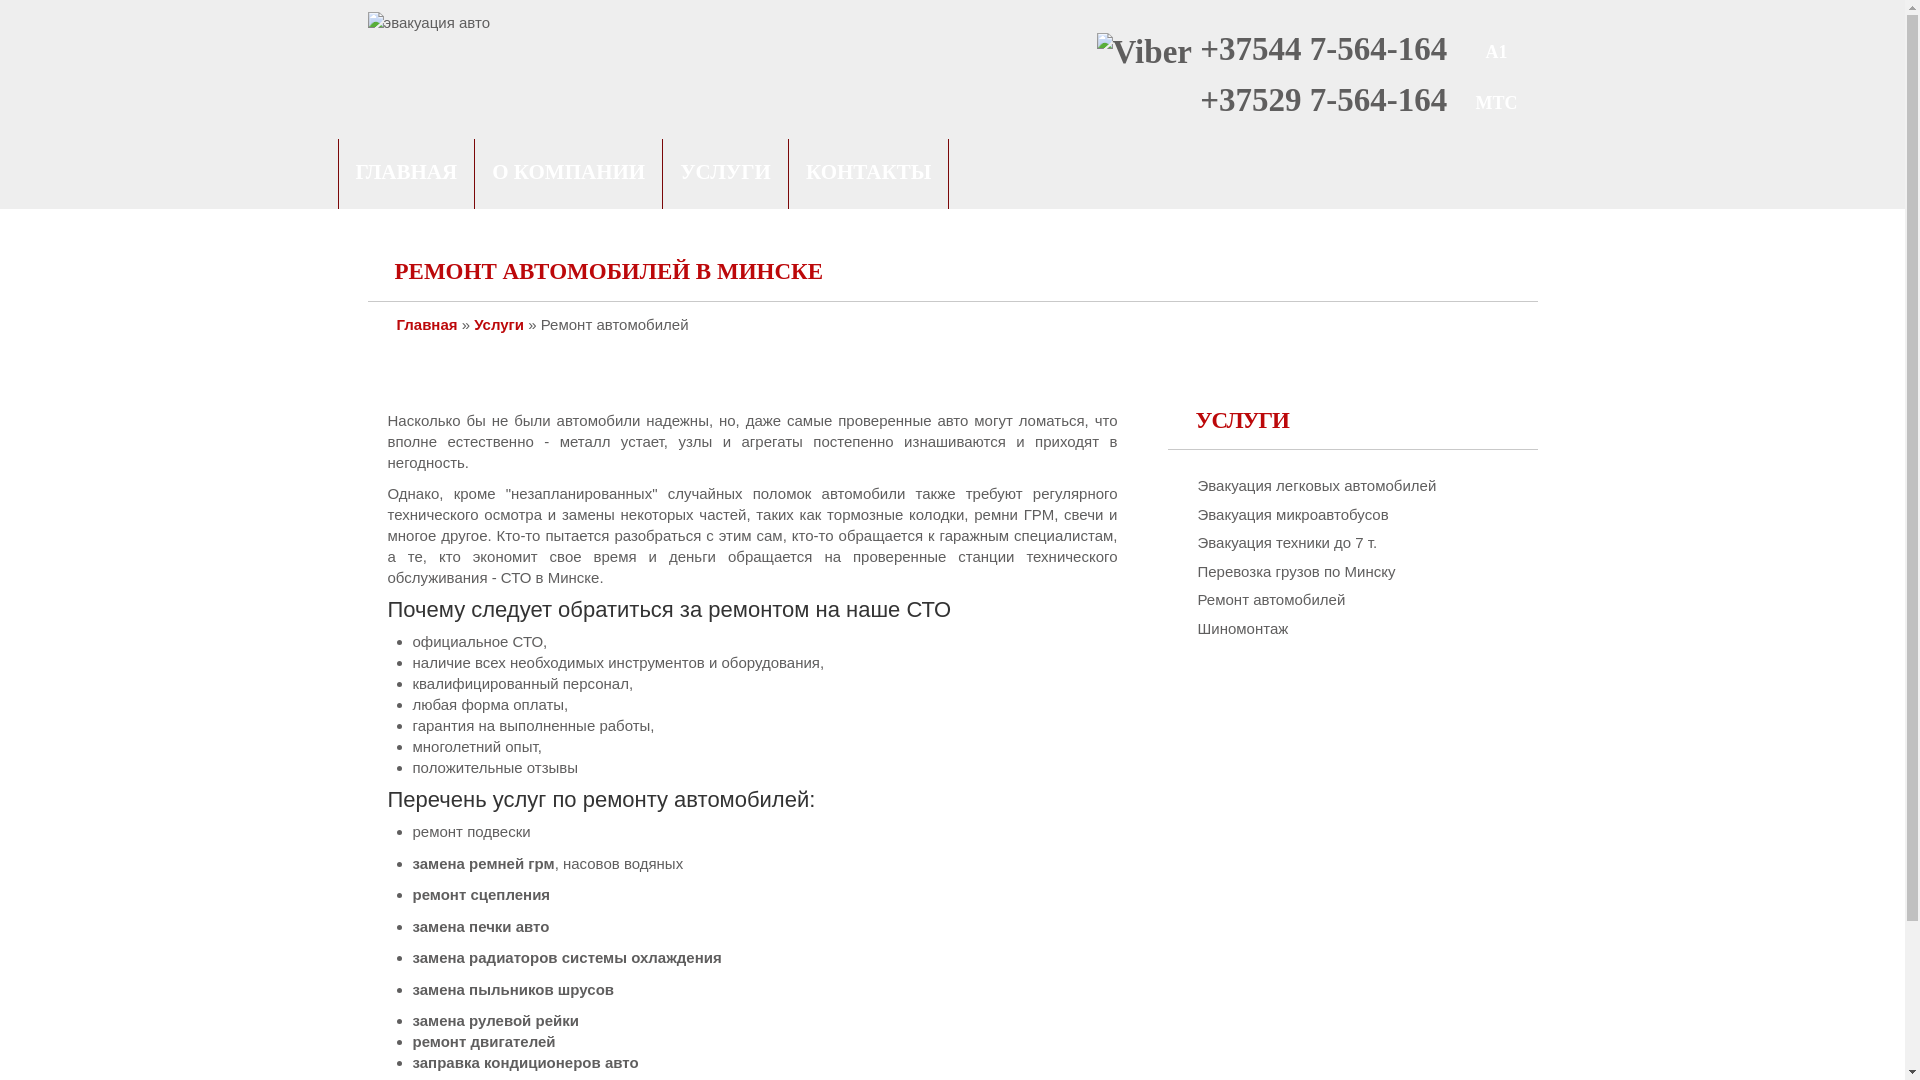 This screenshot has height=1080, width=1920. What do you see at coordinates (1323, 100) in the screenshot?
I see `'+37529 7-564-164'` at bounding box center [1323, 100].